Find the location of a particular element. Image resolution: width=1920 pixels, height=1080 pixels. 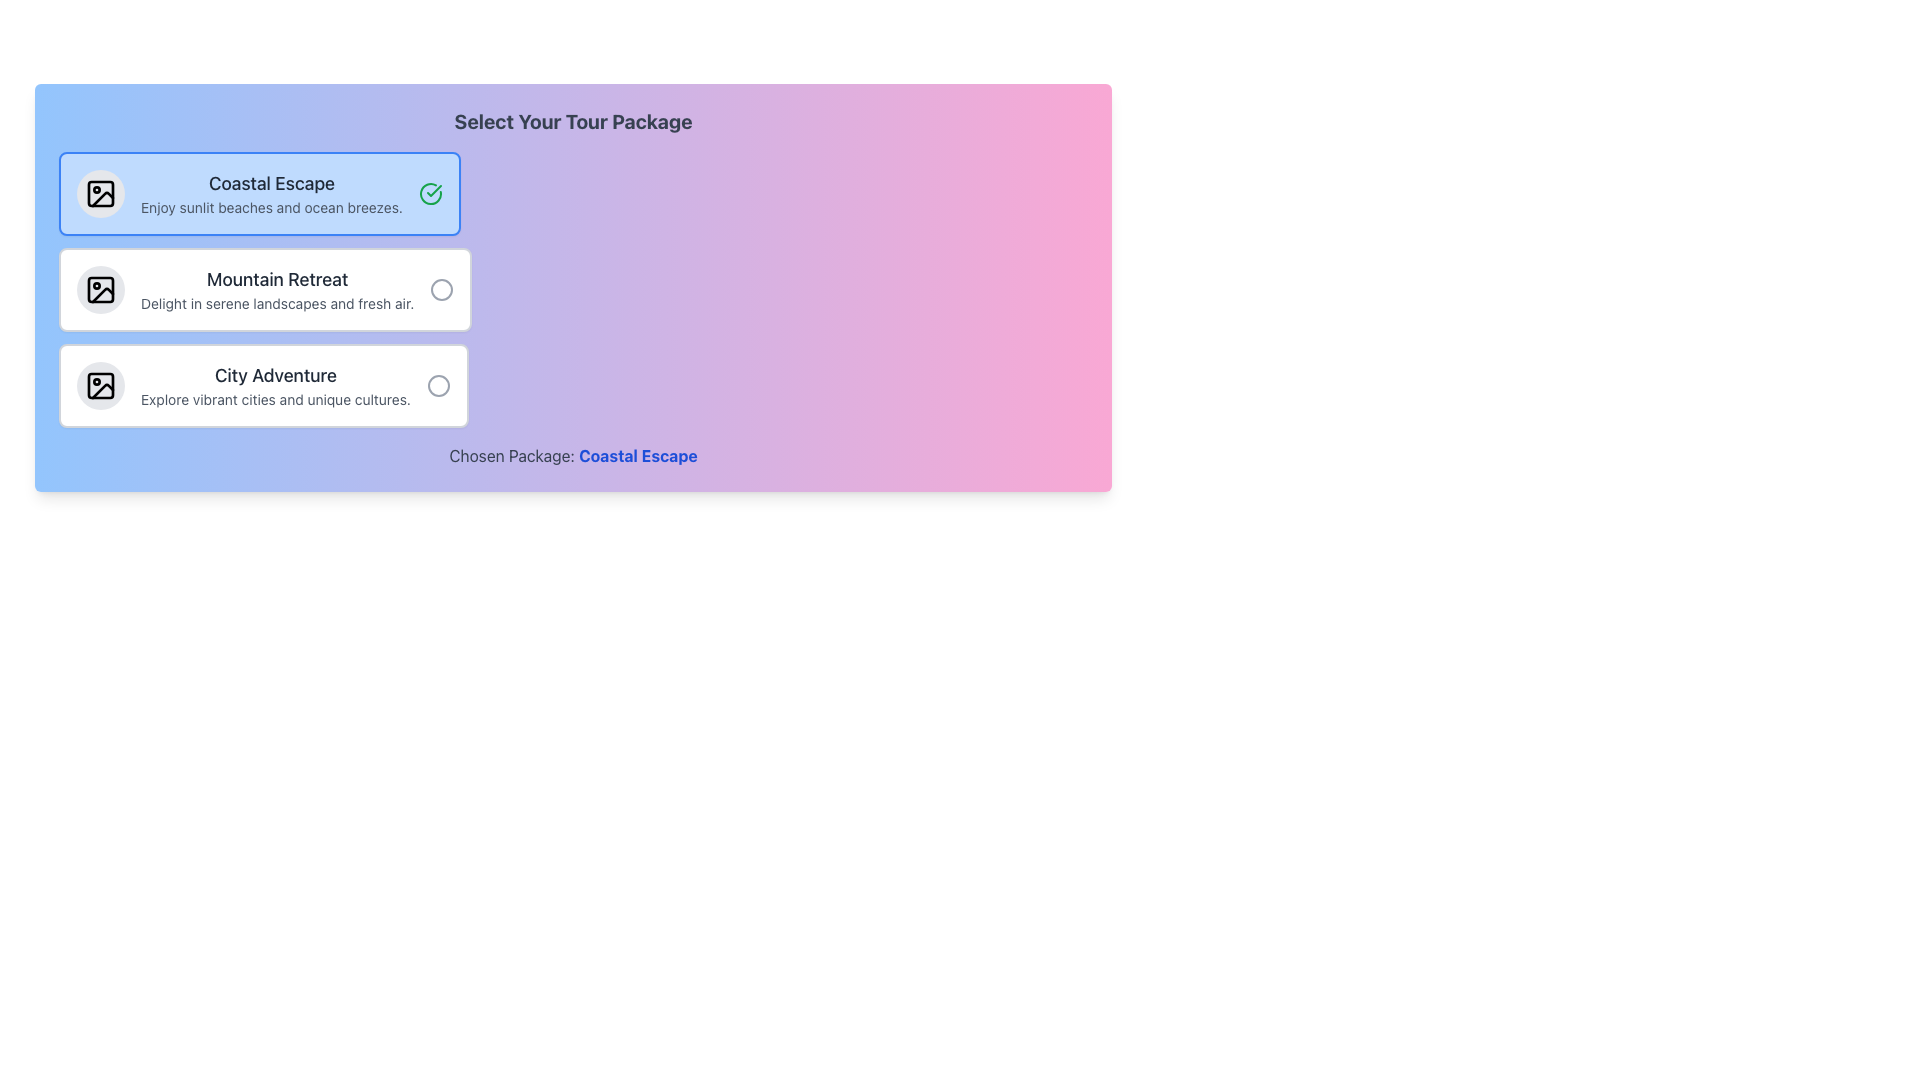

the Text Label element displaying 'Coastal Escape' to read its content is located at coordinates (270, 184).